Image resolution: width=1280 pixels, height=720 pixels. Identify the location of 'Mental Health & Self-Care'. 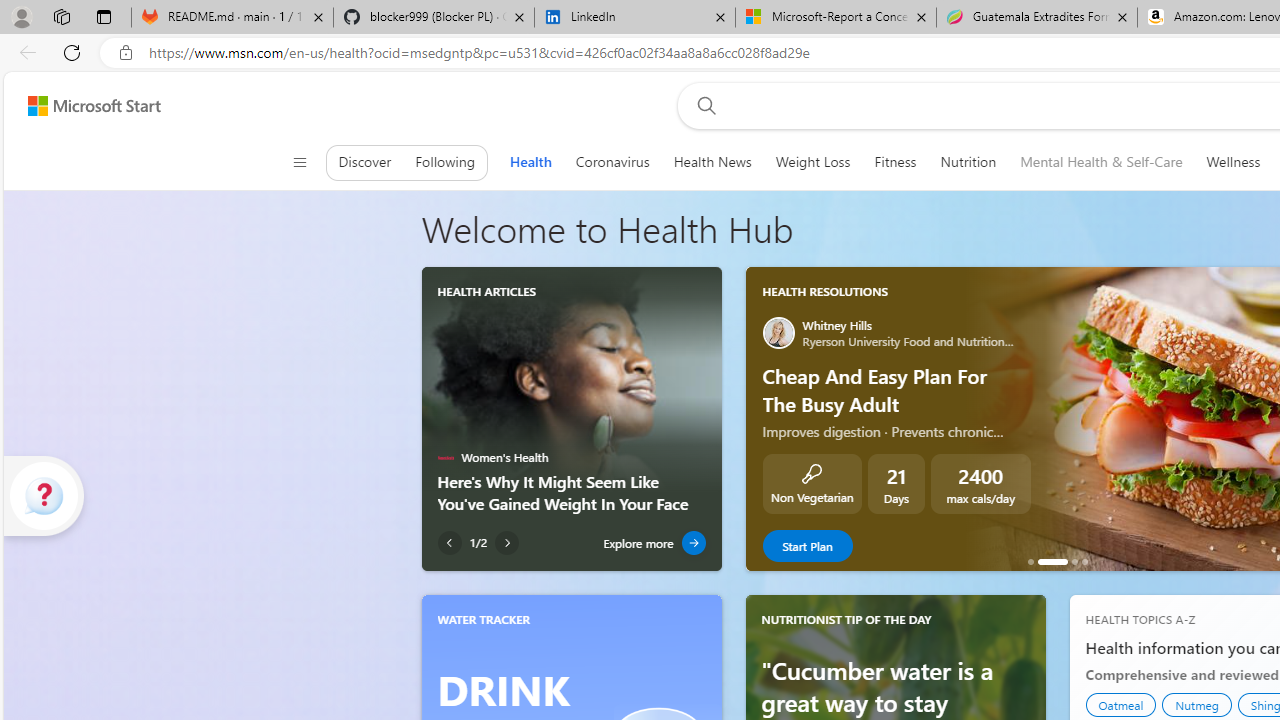
(1101, 161).